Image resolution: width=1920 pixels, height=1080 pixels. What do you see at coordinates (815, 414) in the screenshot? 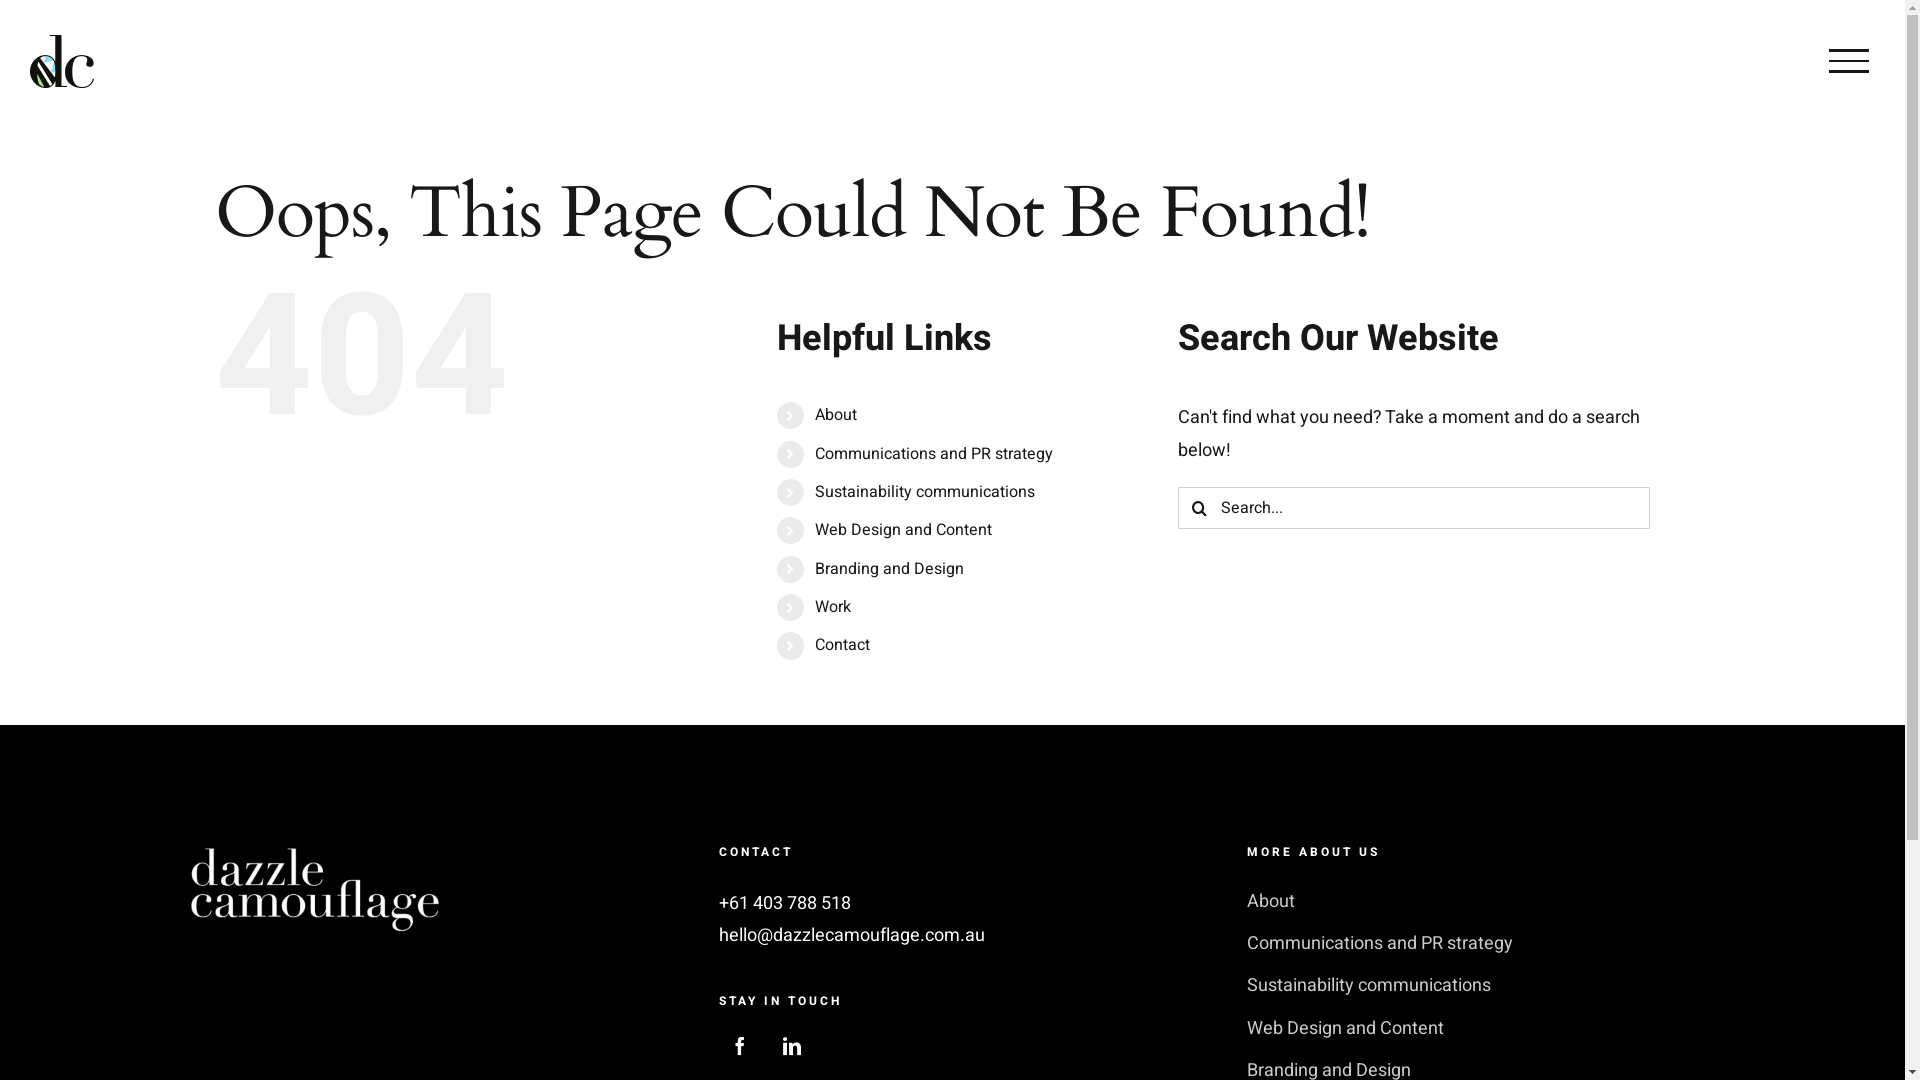
I see `'About'` at bounding box center [815, 414].